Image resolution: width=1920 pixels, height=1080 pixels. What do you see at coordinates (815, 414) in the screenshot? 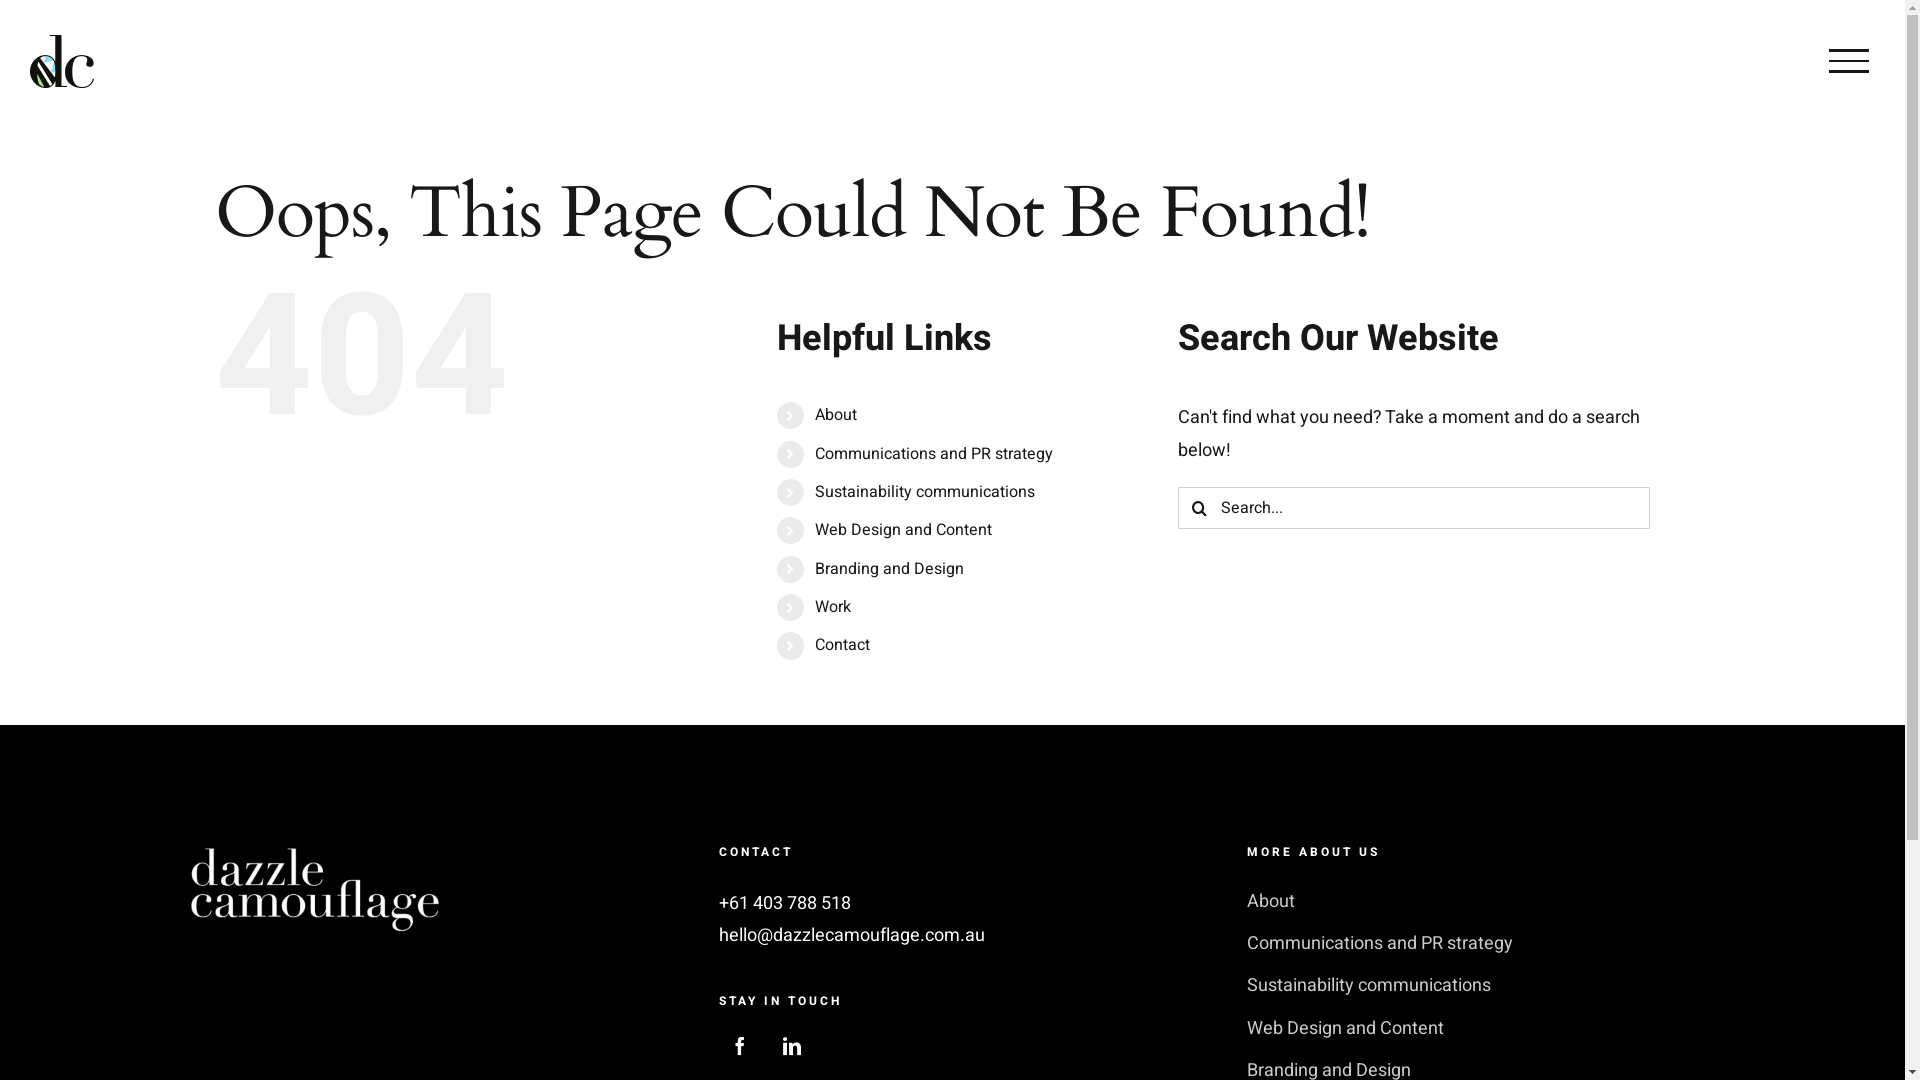
I see `'About'` at bounding box center [815, 414].